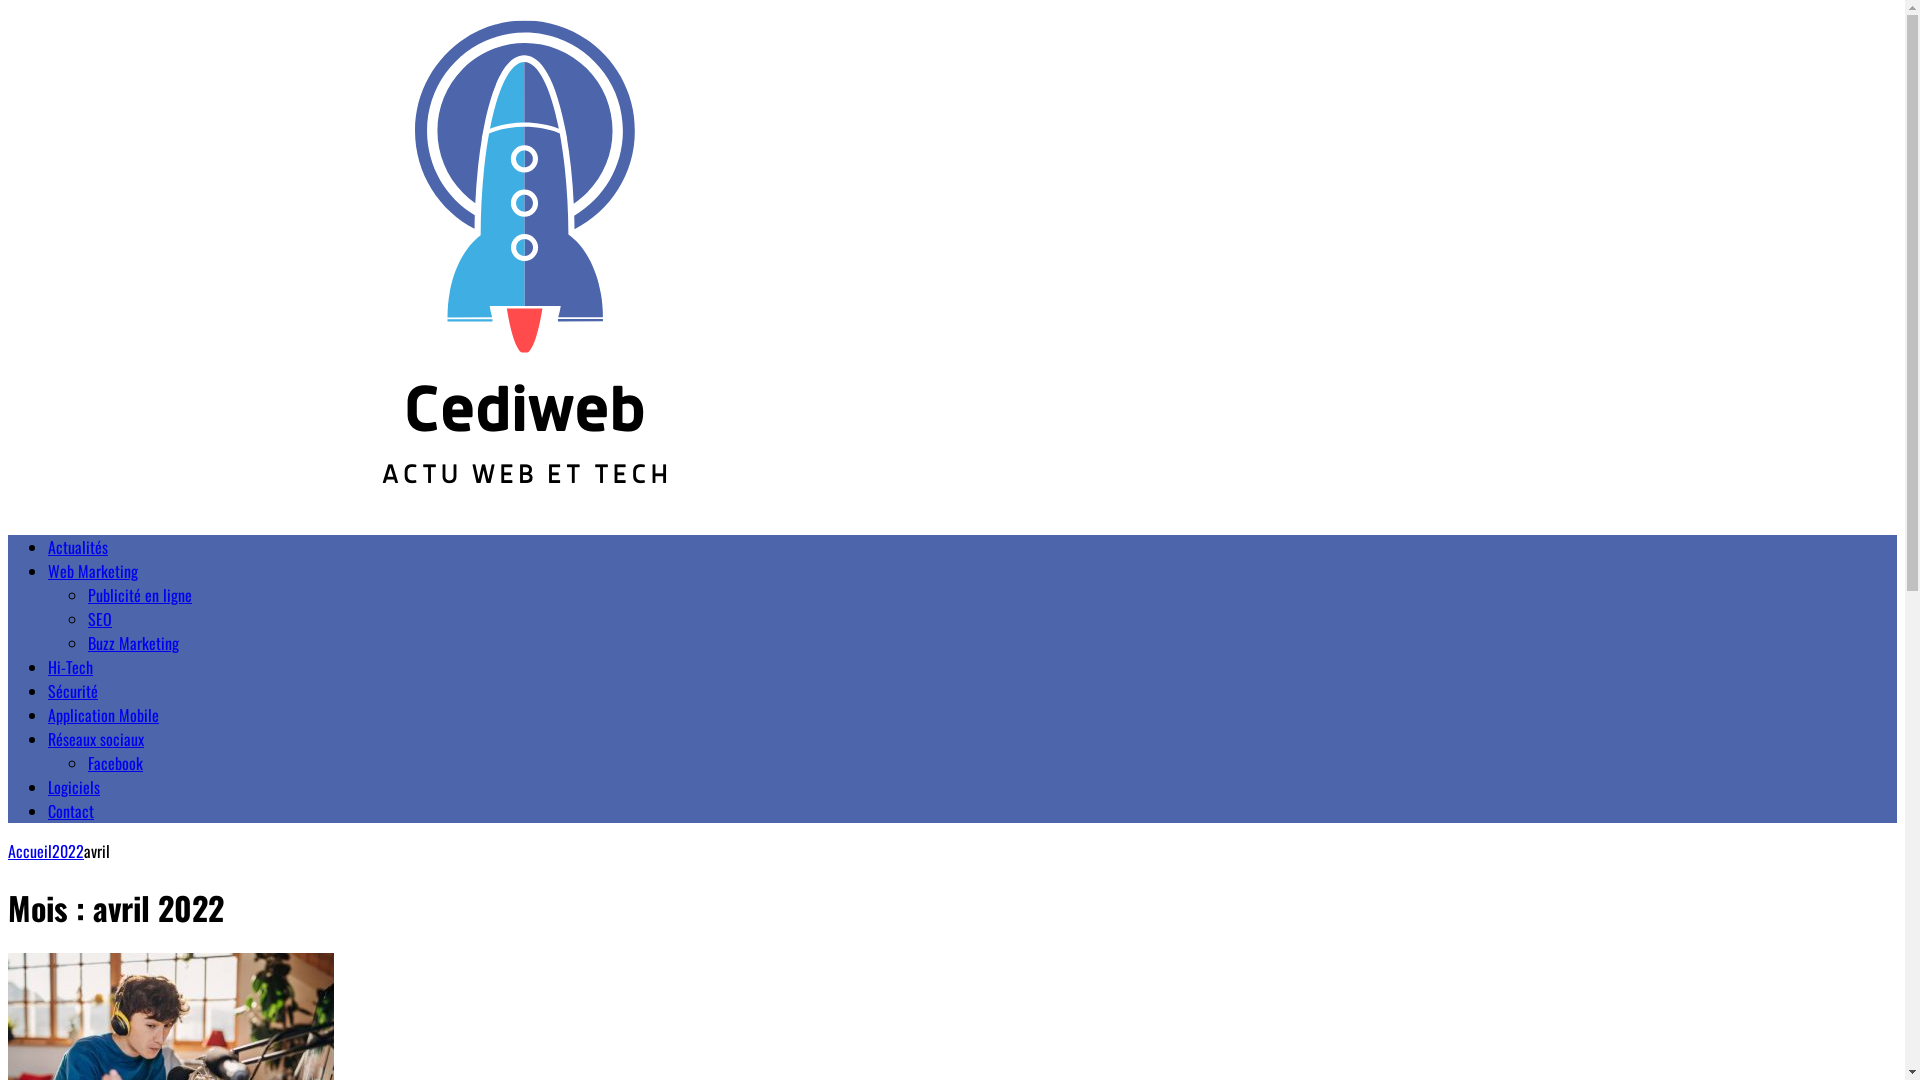 Image resolution: width=1920 pixels, height=1080 pixels. What do you see at coordinates (99, 617) in the screenshot?
I see `'SEO'` at bounding box center [99, 617].